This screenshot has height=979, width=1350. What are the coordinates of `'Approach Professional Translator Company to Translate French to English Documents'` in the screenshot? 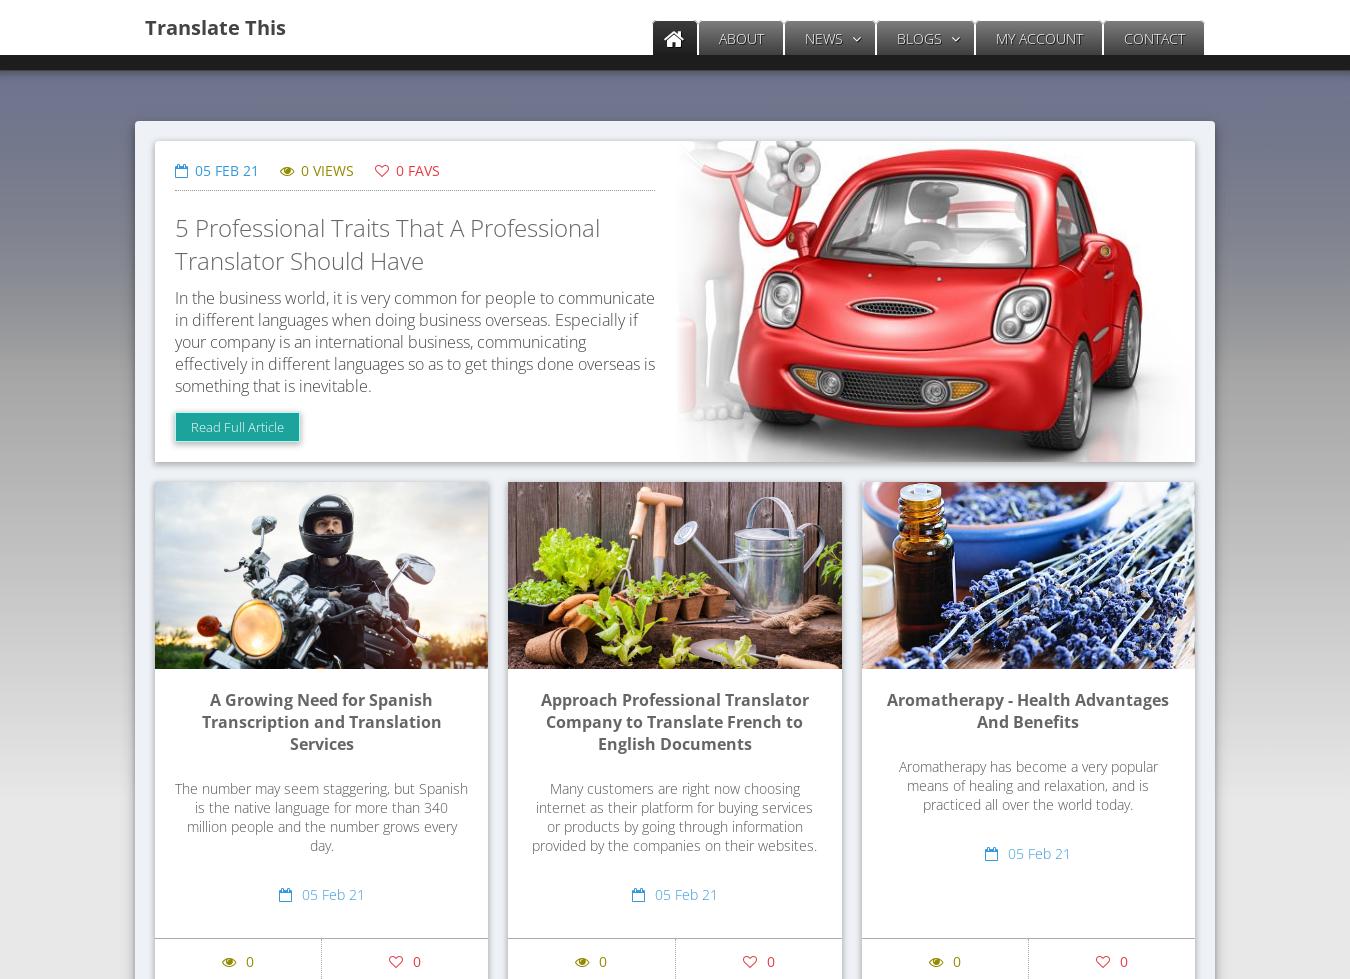 It's located at (674, 721).